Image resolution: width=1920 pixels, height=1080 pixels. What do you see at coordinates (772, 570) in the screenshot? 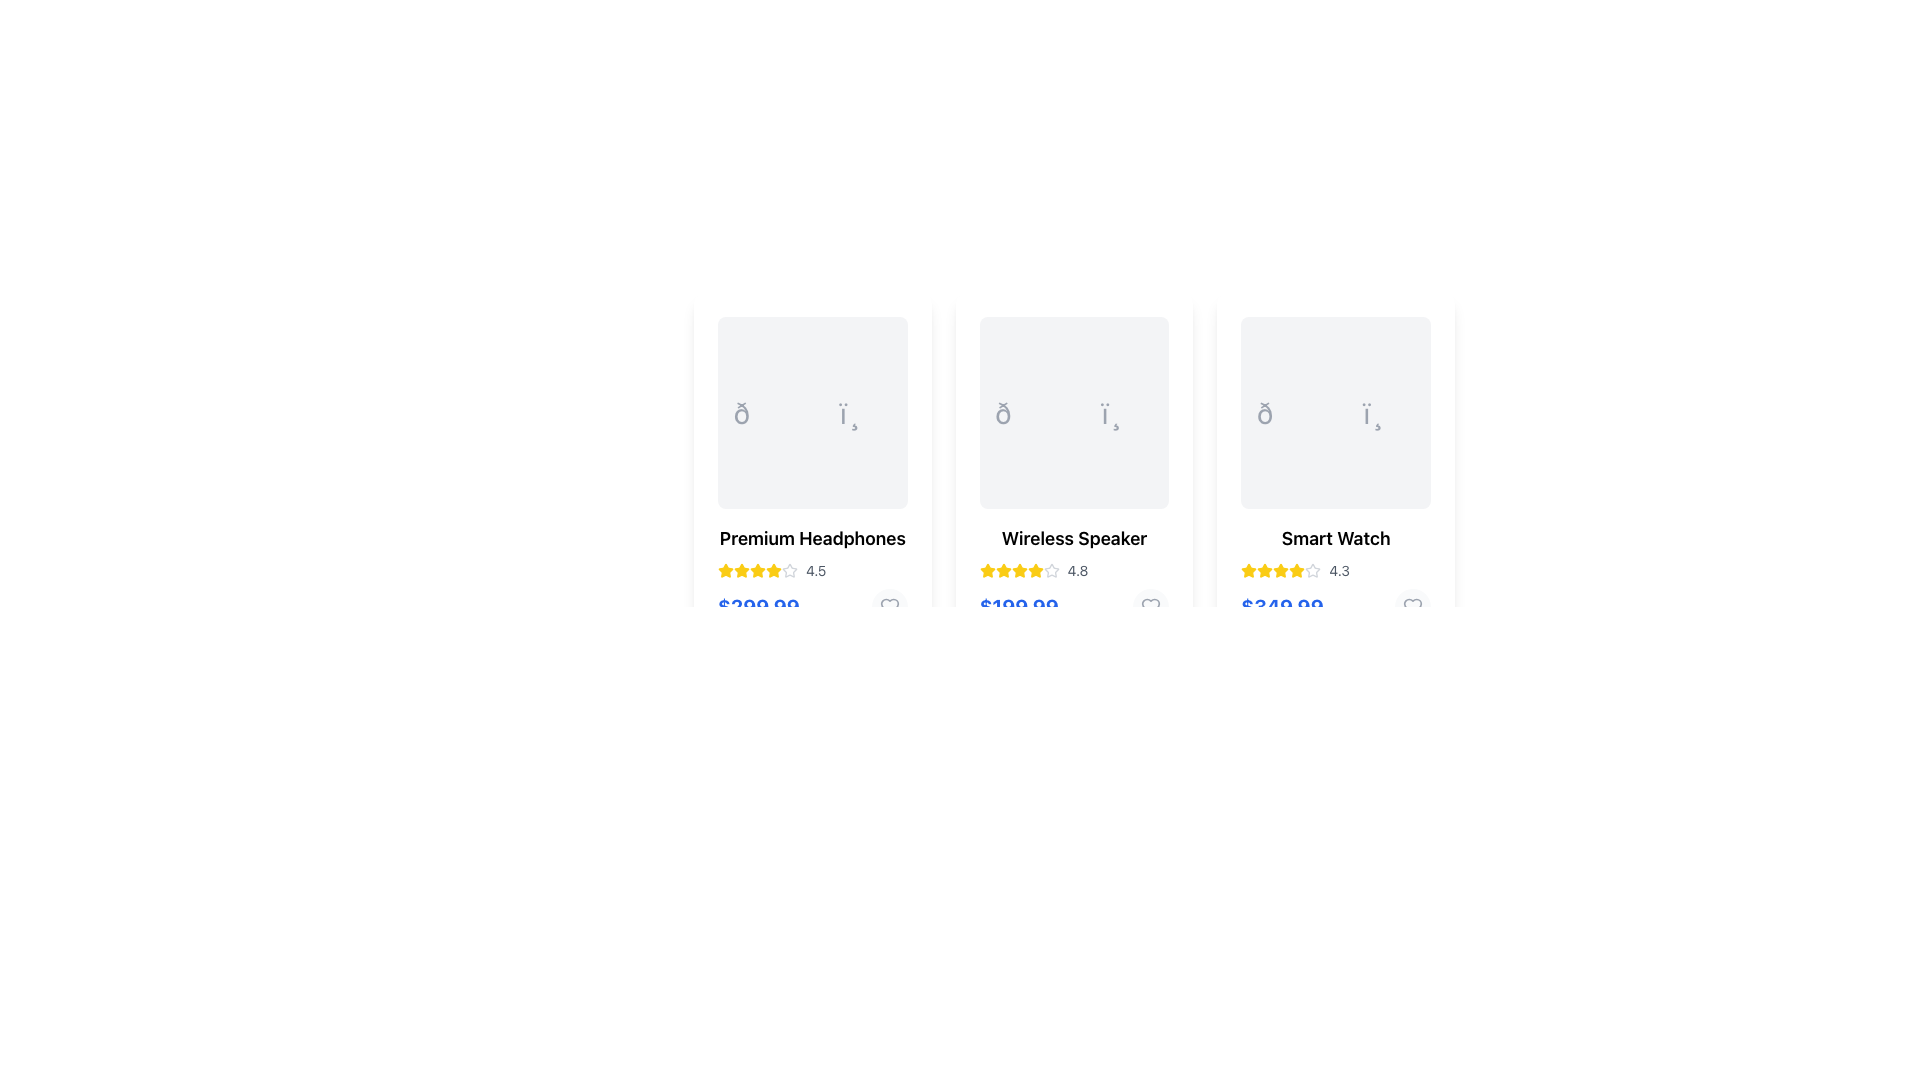
I see `yellow star icon located in the second position of the star rating for the 'Premium Headphones' product card` at bounding box center [772, 570].